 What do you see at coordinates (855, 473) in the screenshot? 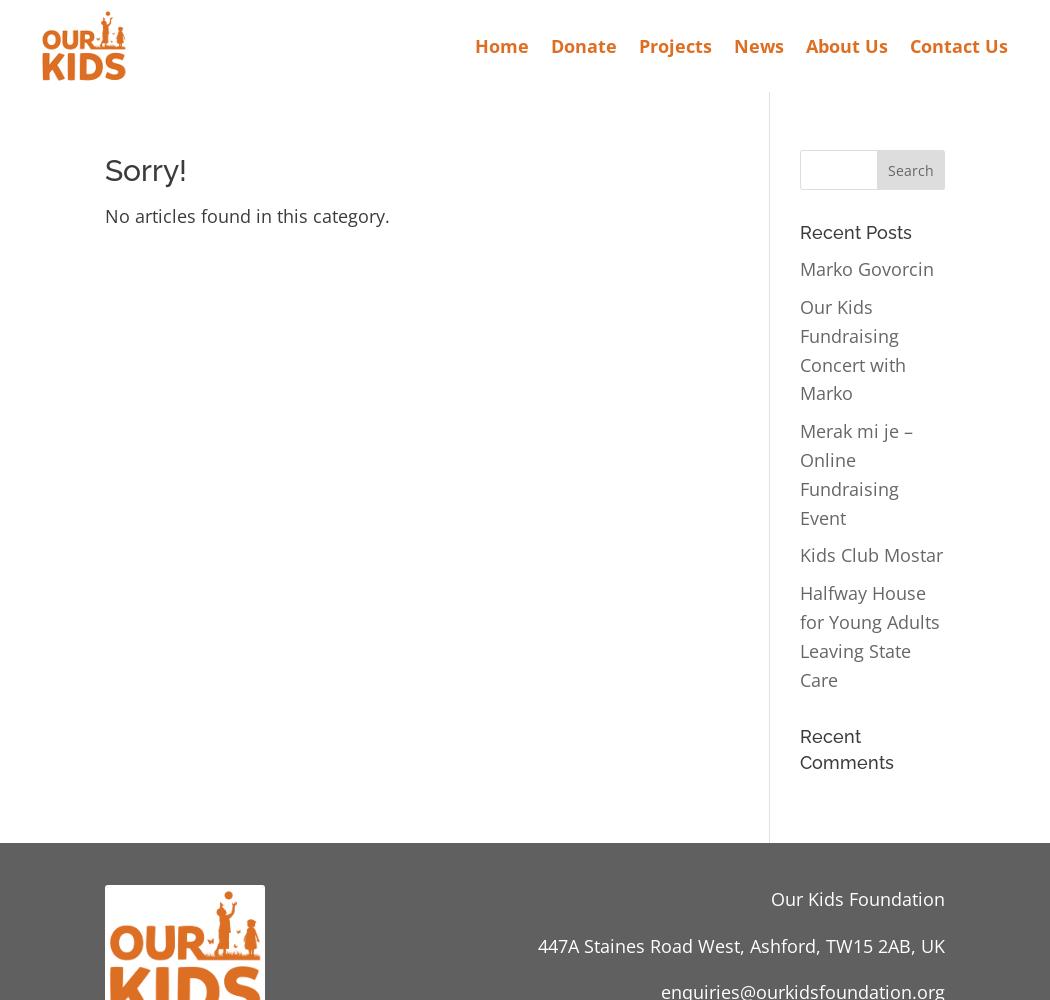
I see `'Merak mi je – Online Fundraising Event'` at bounding box center [855, 473].